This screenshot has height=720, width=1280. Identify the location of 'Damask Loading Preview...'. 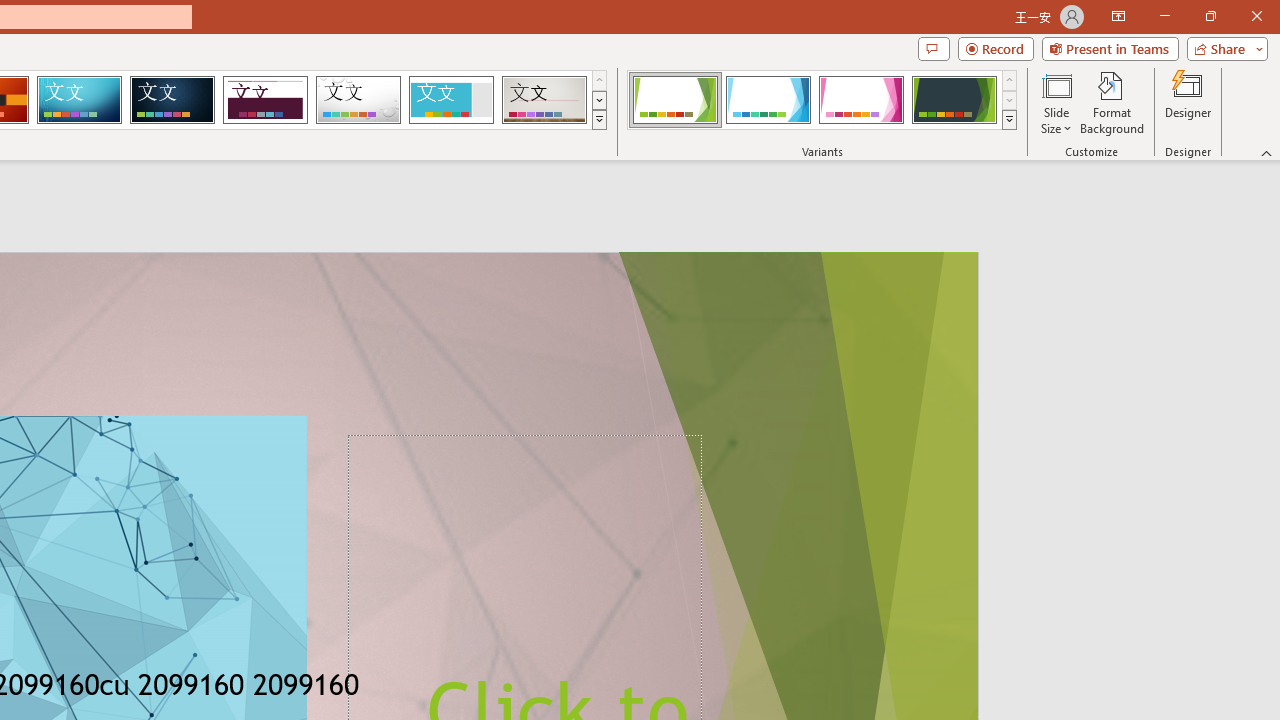
(172, 100).